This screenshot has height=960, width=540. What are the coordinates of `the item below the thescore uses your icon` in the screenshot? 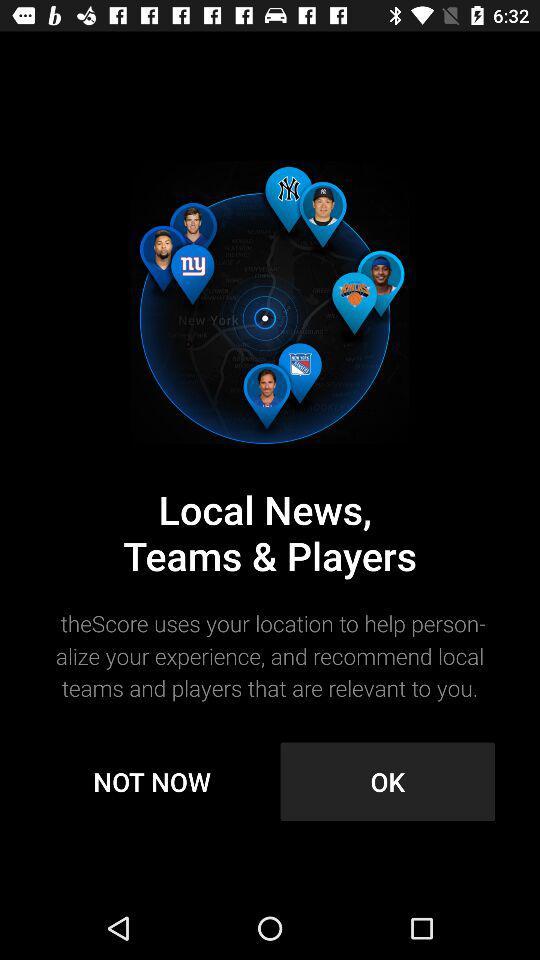 It's located at (151, 781).